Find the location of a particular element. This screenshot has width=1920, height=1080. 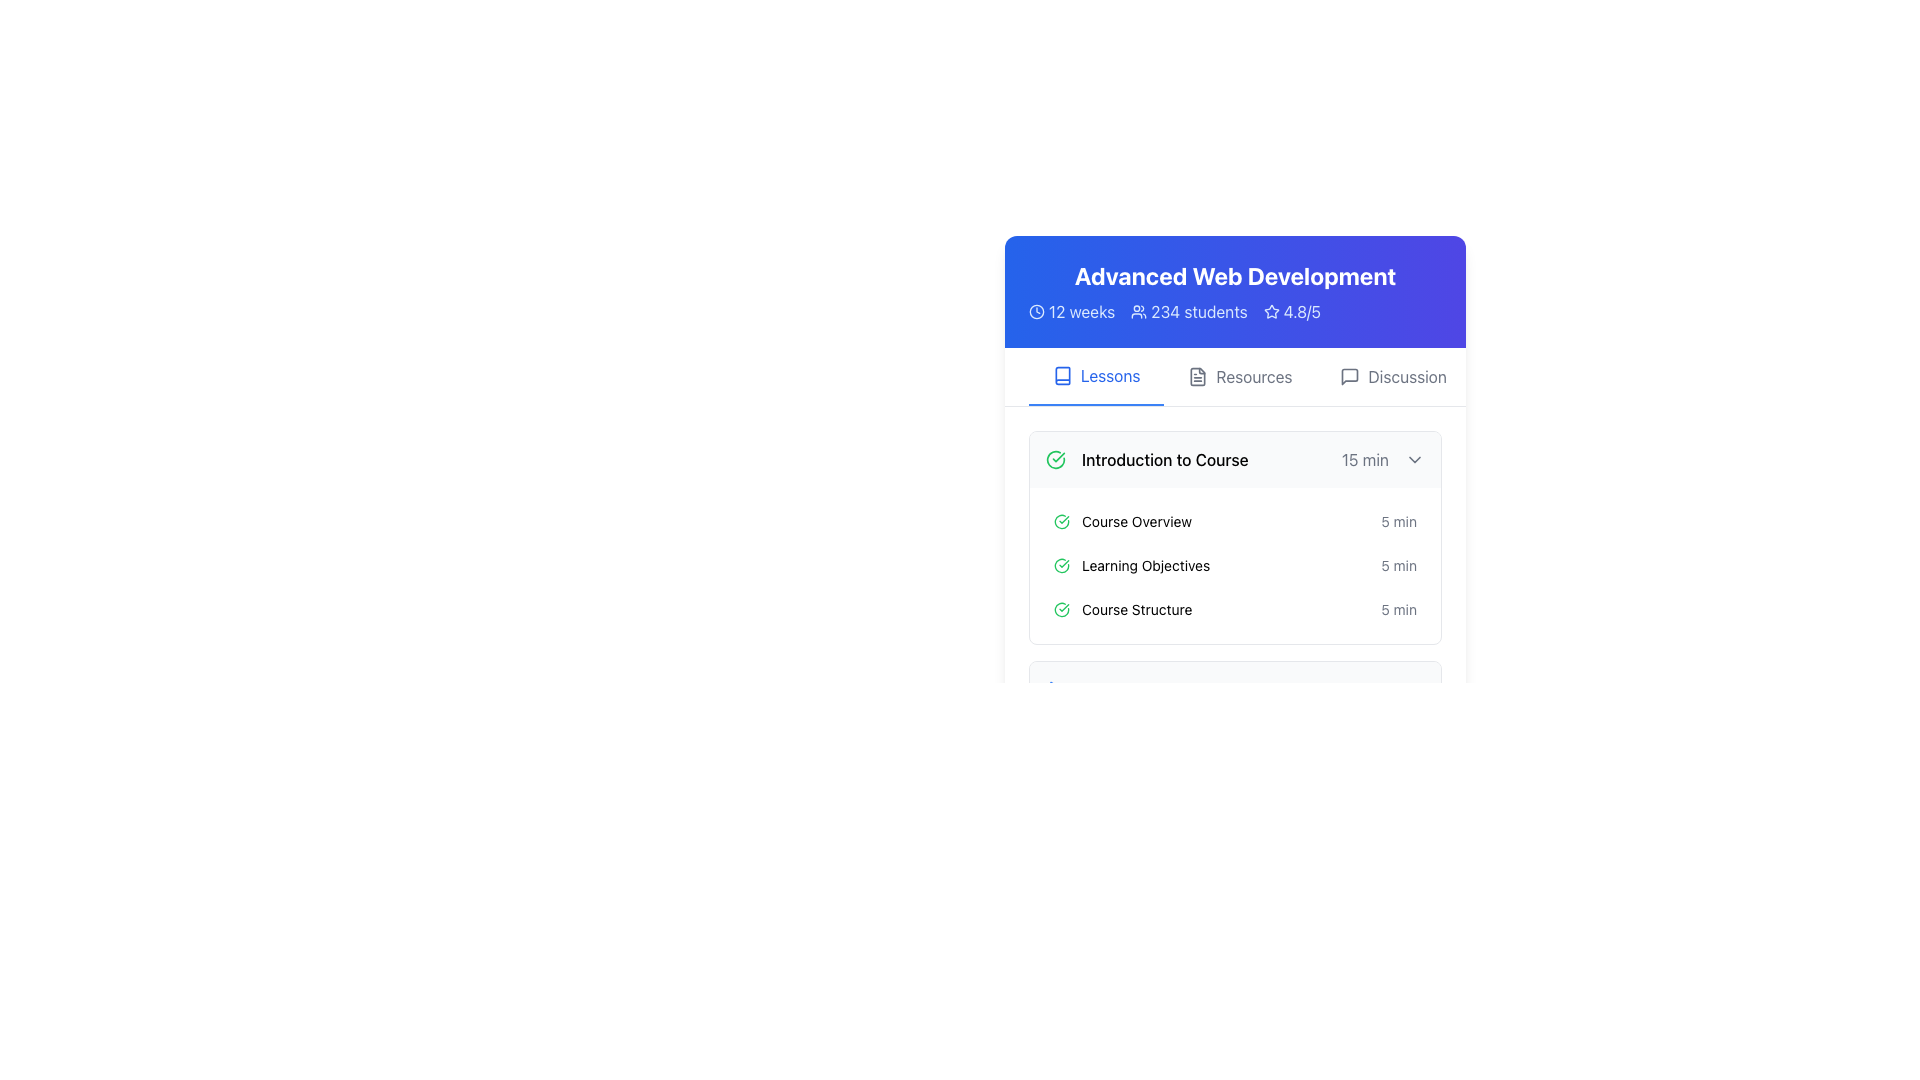

the textual component displaying the word 'Discussion' in dark gray color is located at coordinates (1406, 377).